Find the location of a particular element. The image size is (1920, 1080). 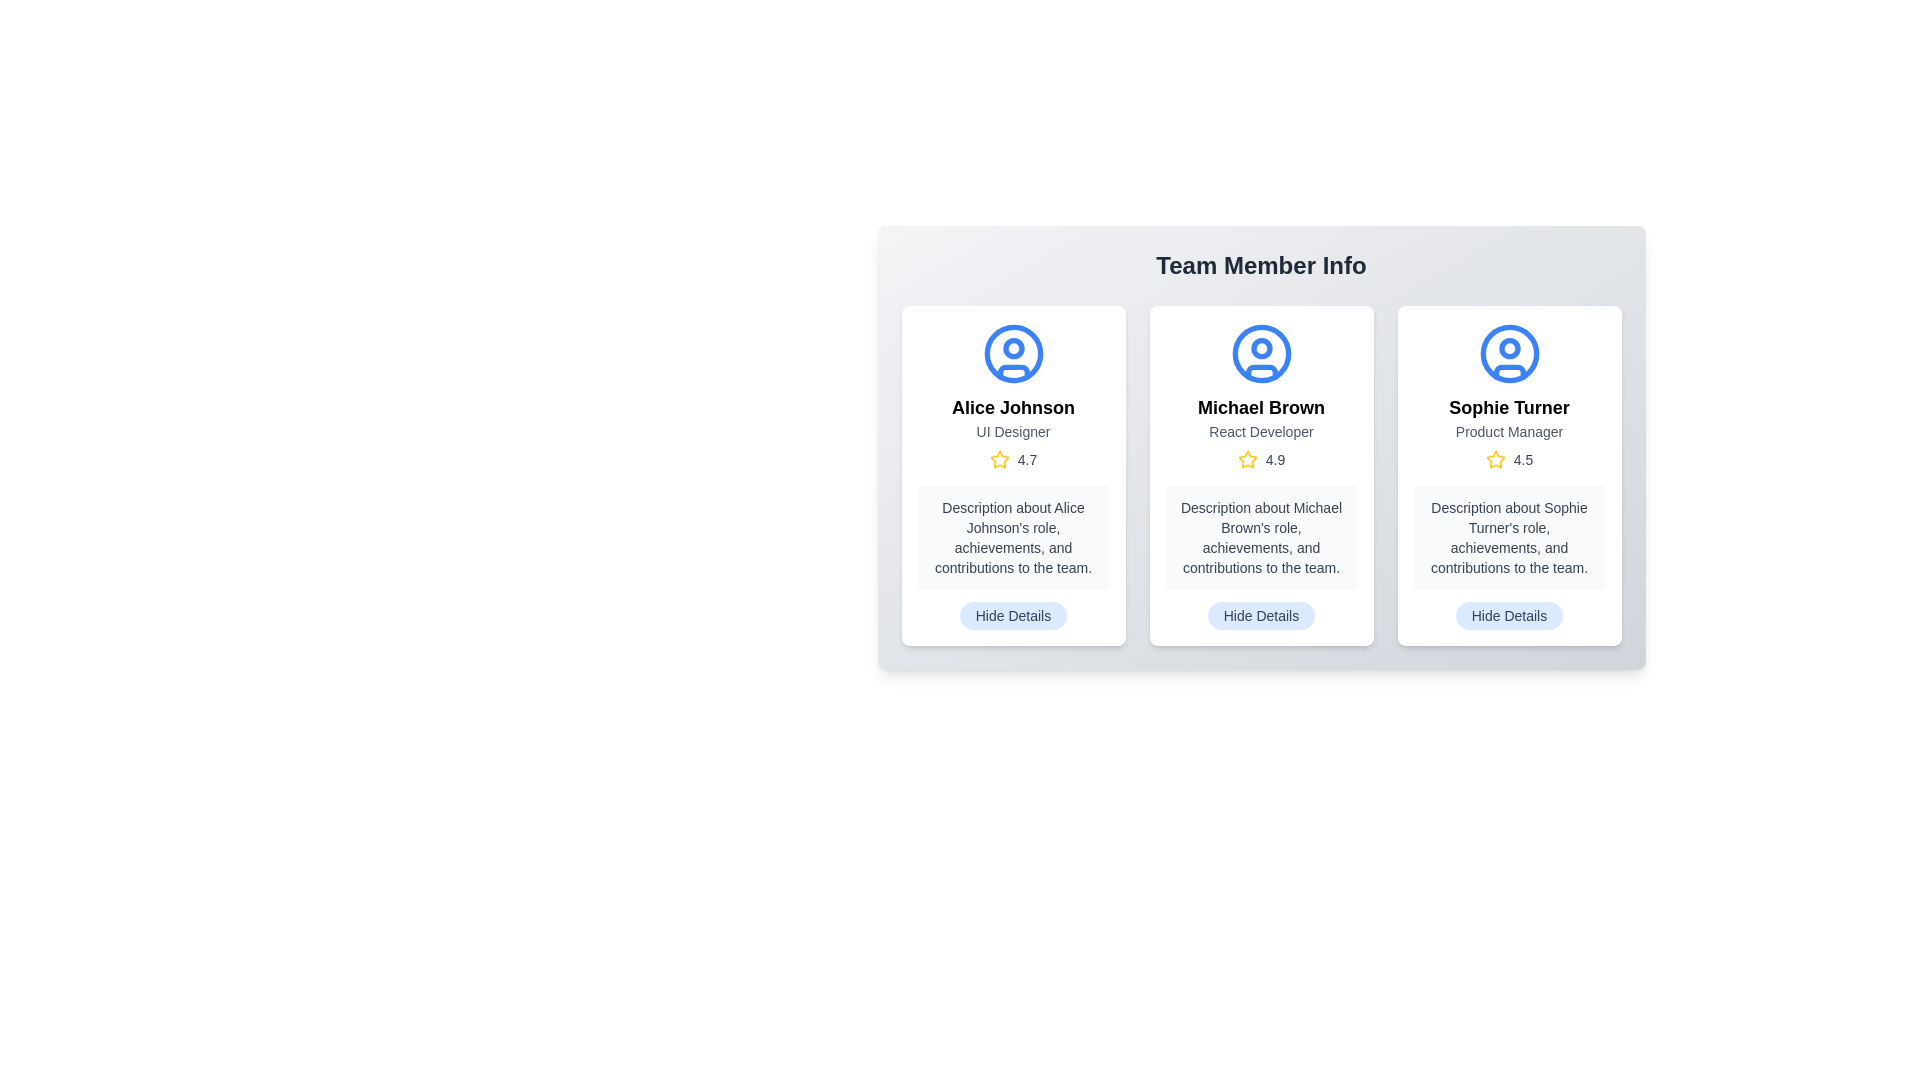

the yellow star icon in the star rating system under the 'Sophie Turner' card located in the third column of the 'Team Member Info' section is located at coordinates (1495, 459).